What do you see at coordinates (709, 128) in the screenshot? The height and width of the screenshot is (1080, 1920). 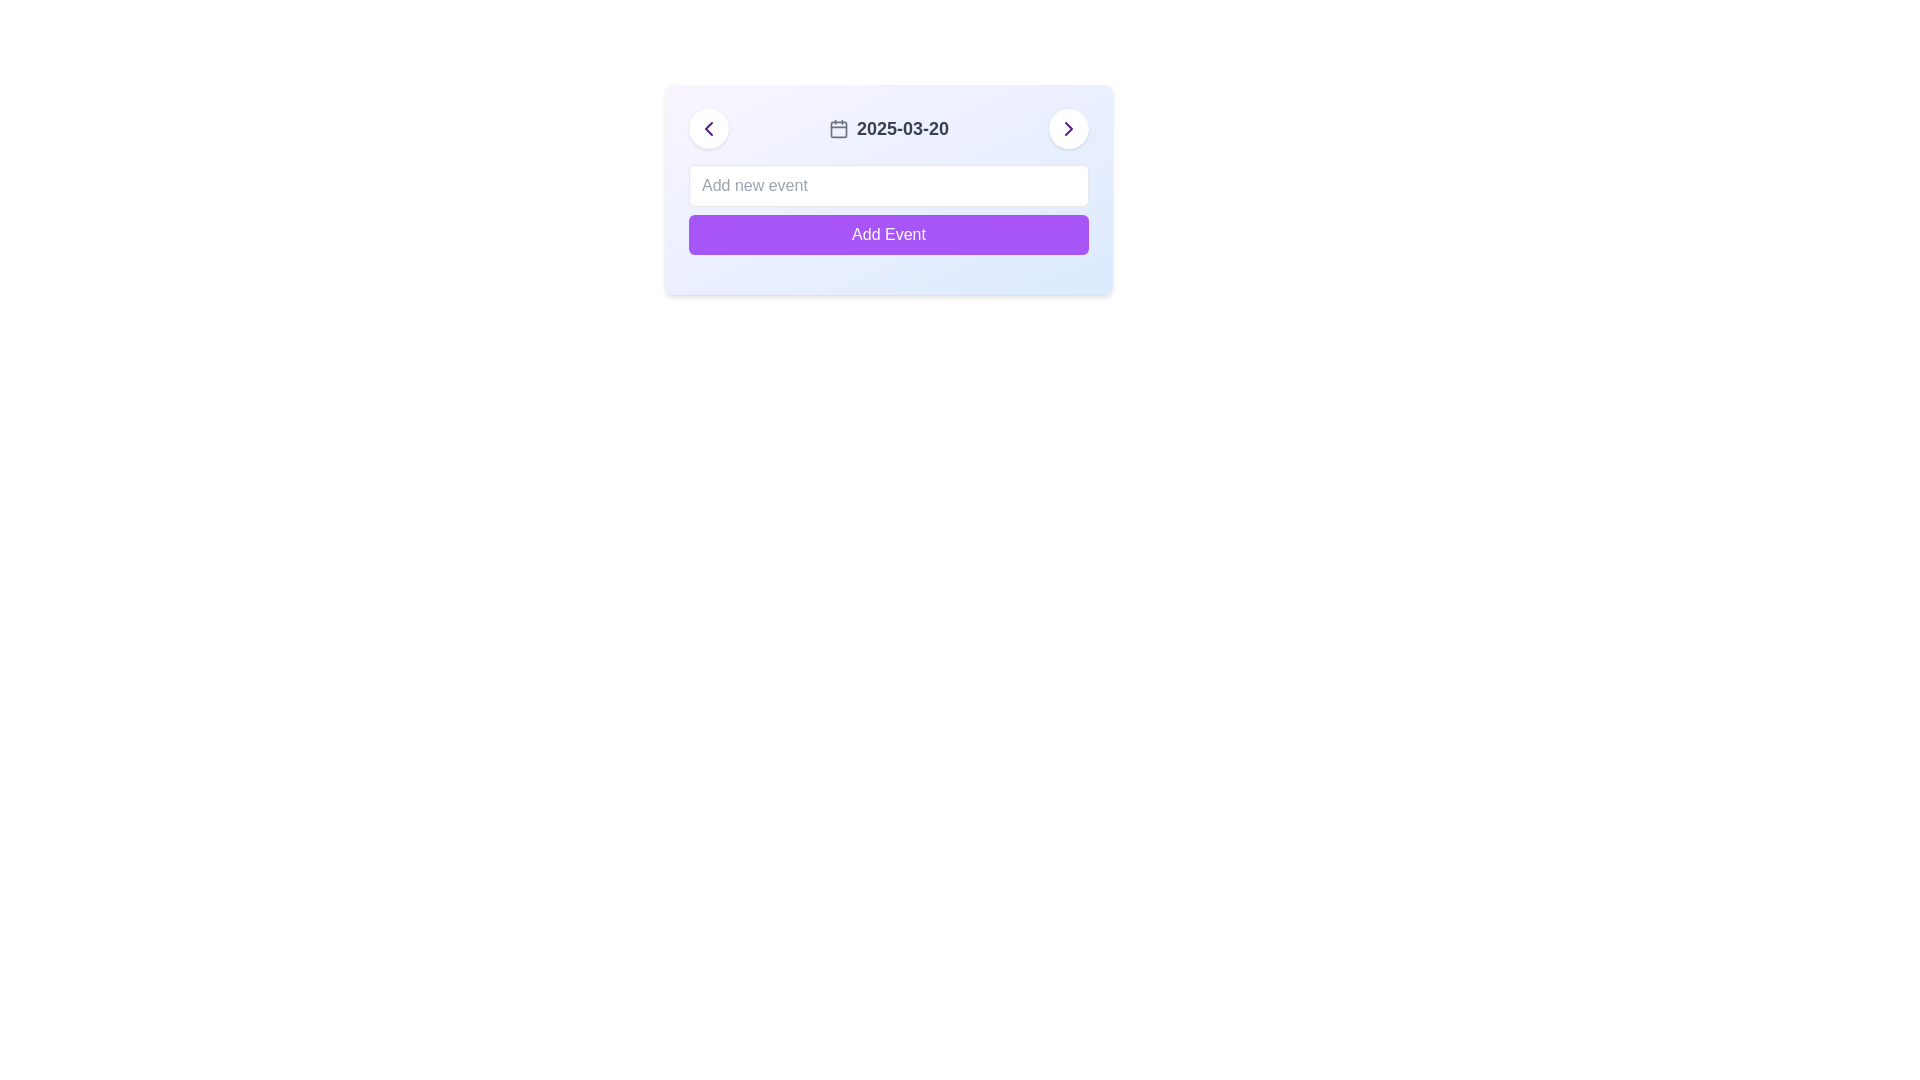 I see `the leftward chevron icon located on the left side of the header area, adjacent to the date '2025-03-20'` at bounding box center [709, 128].